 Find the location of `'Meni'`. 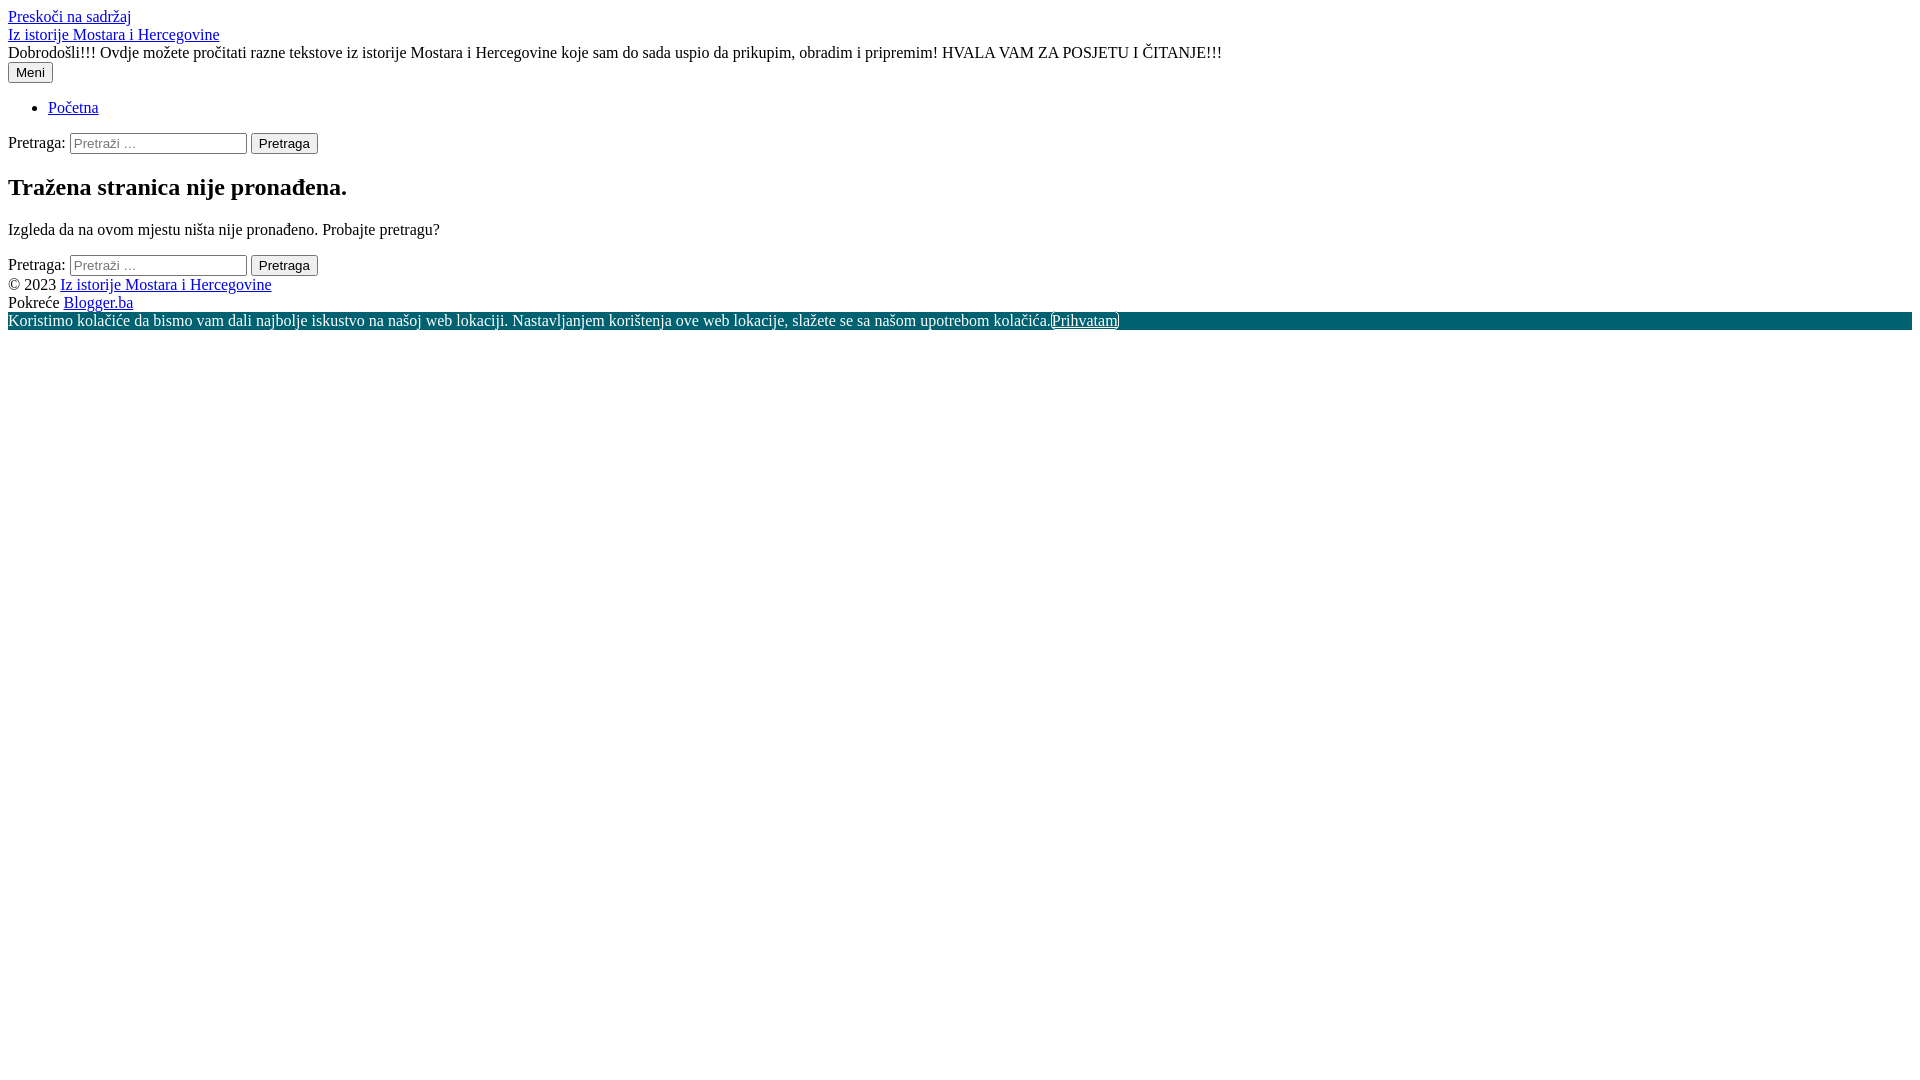

'Meni' is located at coordinates (30, 71).